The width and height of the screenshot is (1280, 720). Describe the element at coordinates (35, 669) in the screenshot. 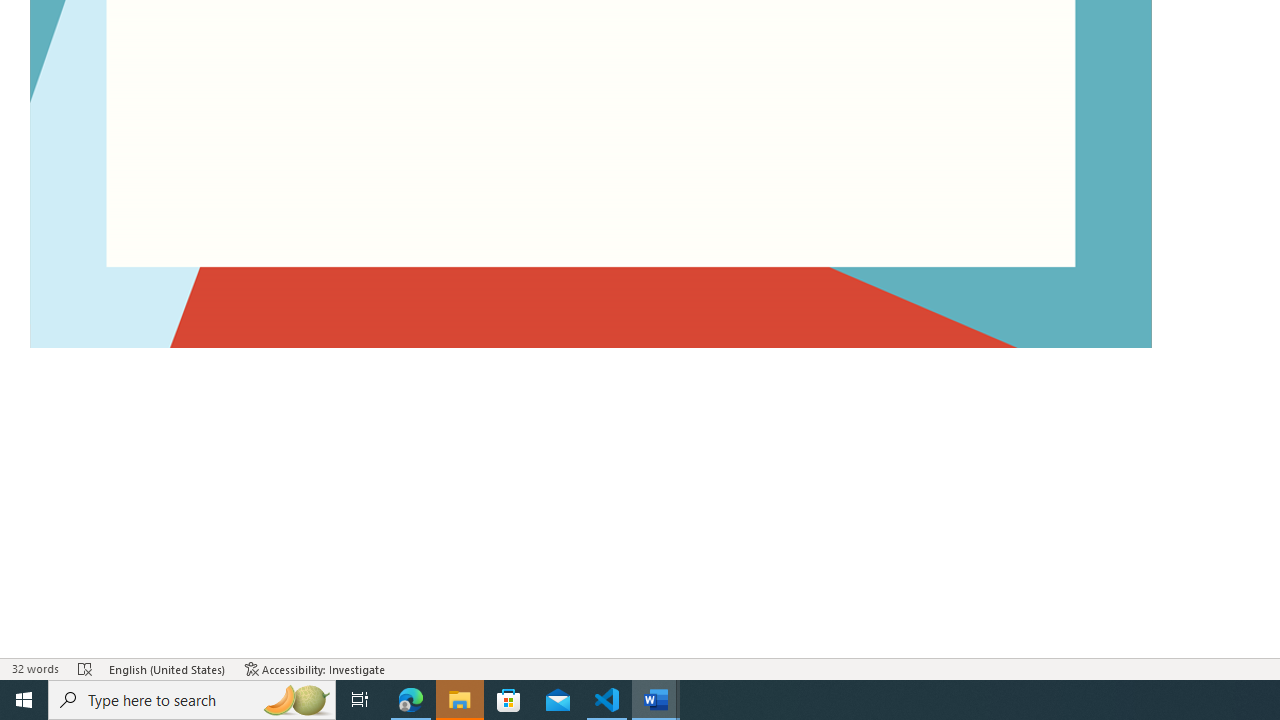

I see `'Word Count 32 words'` at that location.